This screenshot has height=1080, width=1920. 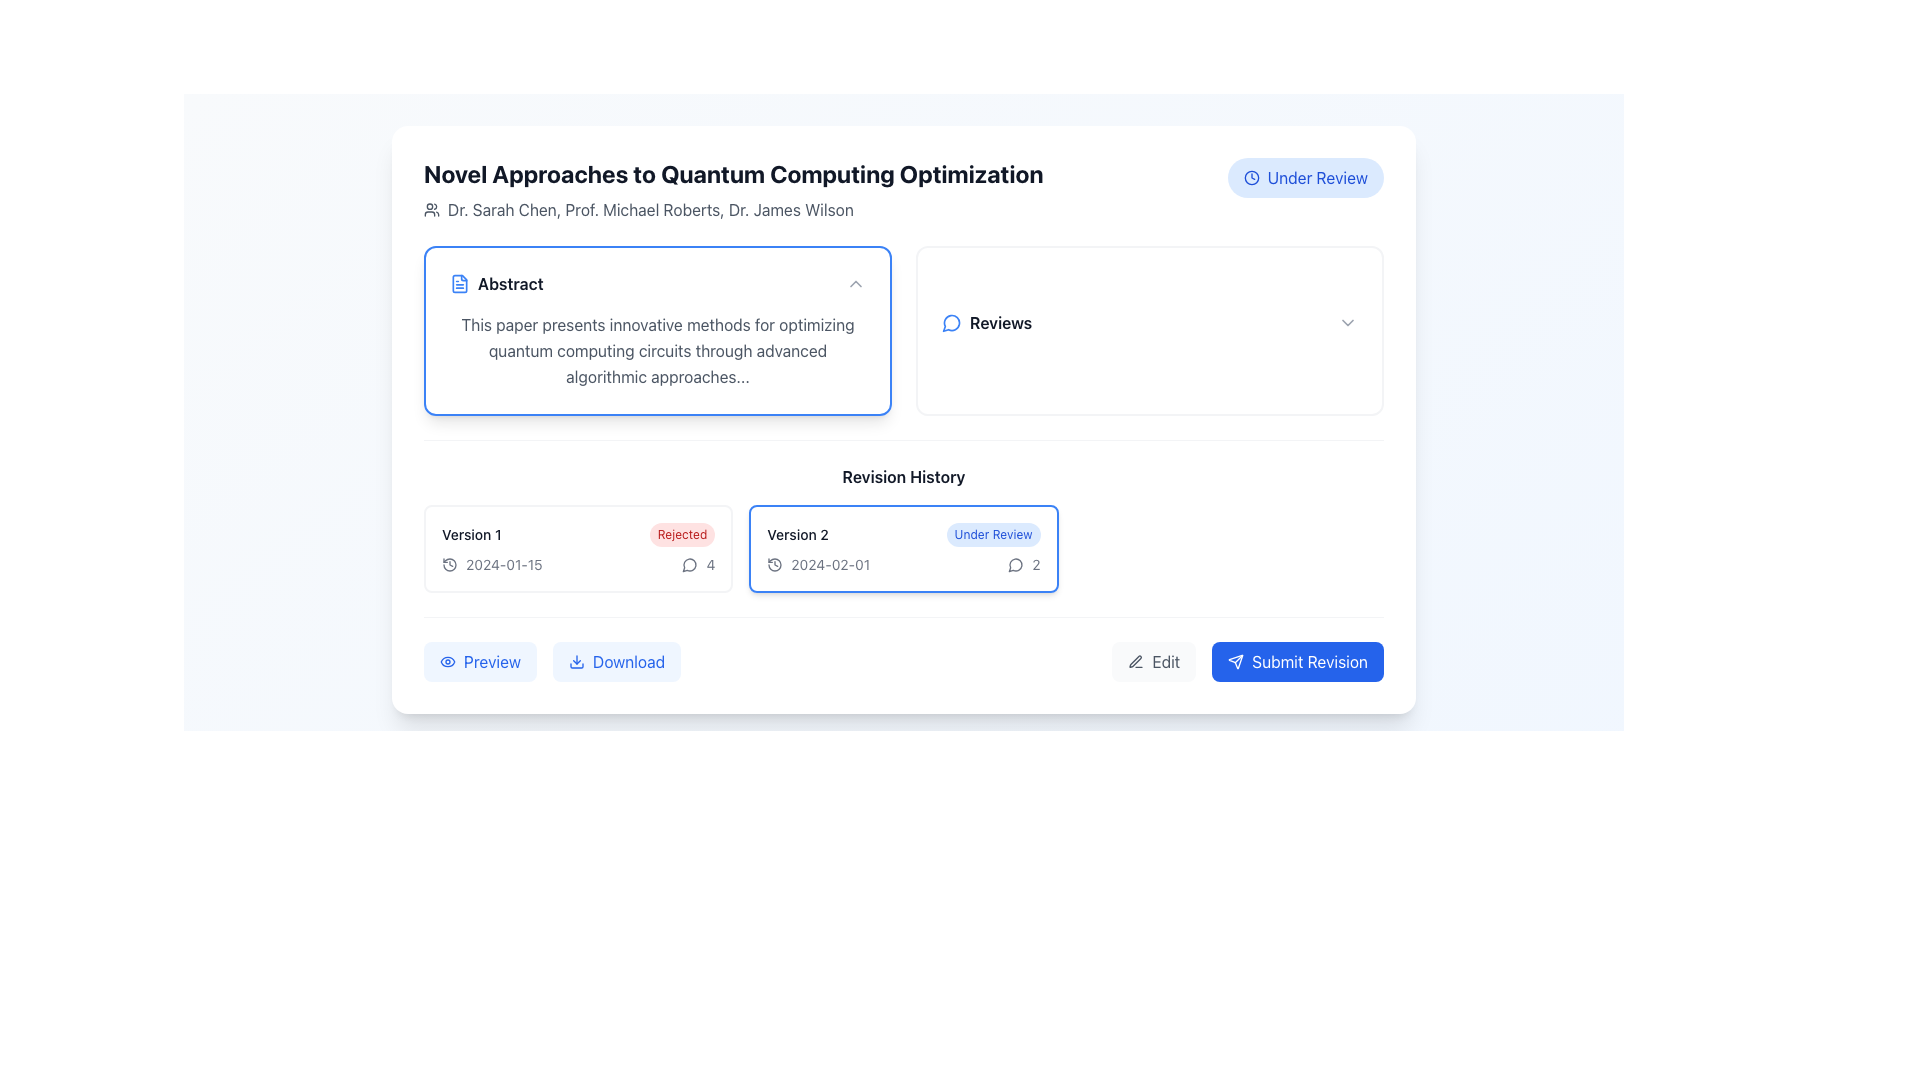 What do you see at coordinates (492, 662) in the screenshot?
I see `the 'Preview' button which contains the text label 'Preview' in blue, located at the bottom-left part of the interface next to the 'Download' button and to the right of the eye icon` at bounding box center [492, 662].